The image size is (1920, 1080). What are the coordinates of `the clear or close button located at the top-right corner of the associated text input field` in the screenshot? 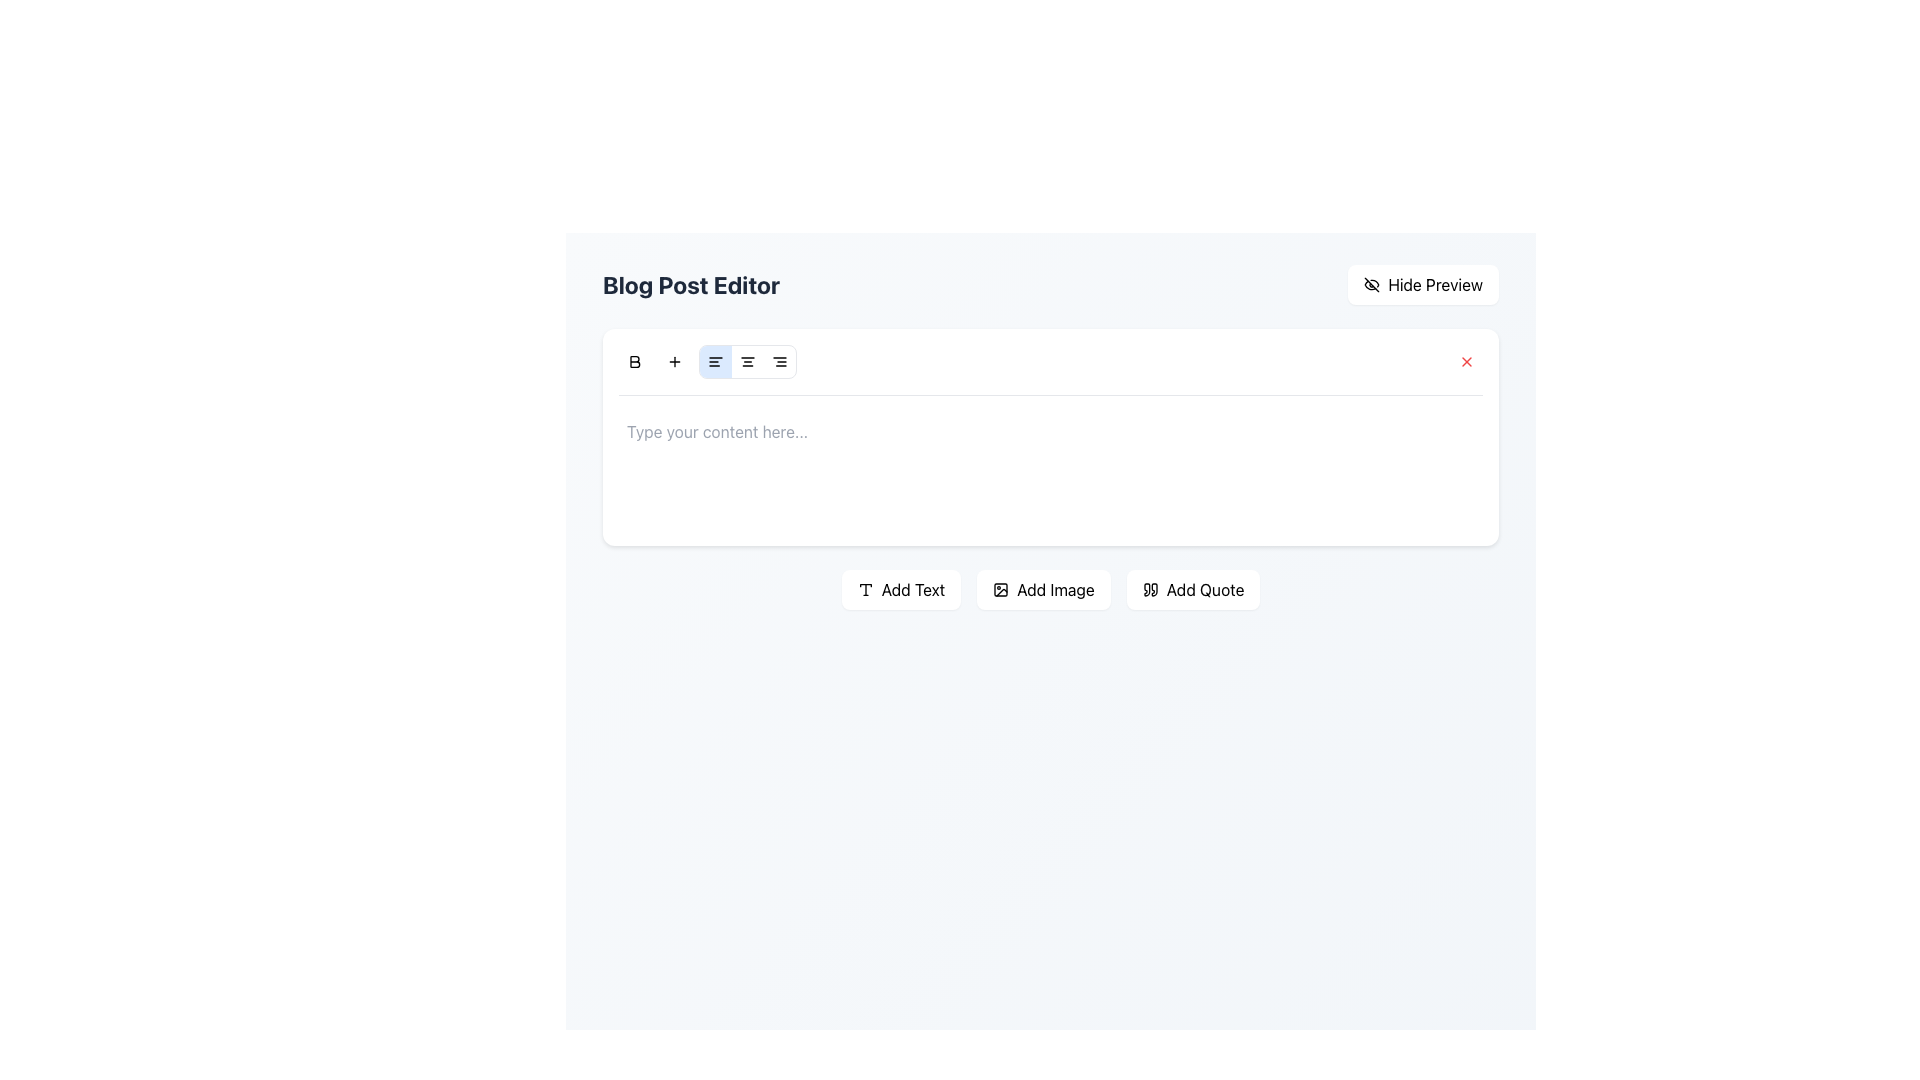 It's located at (1467, 362).